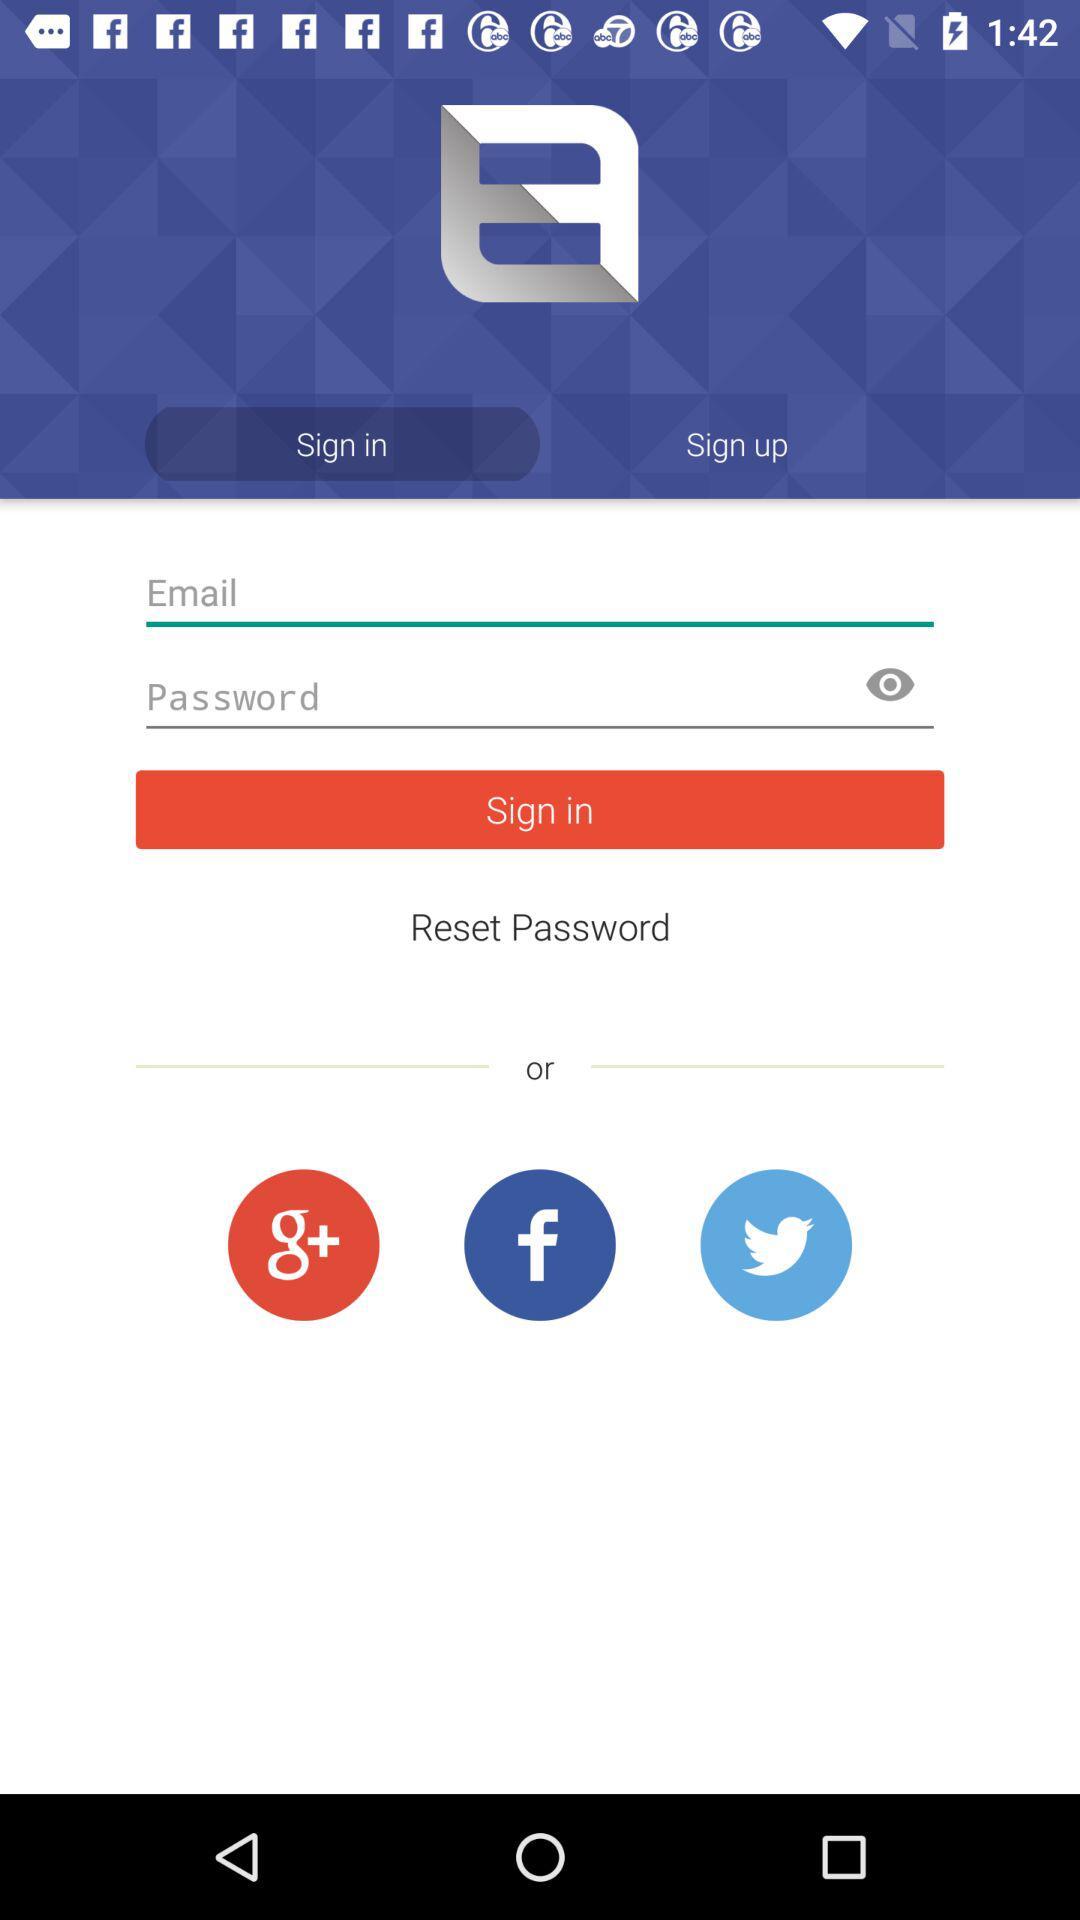 Image resolution: width=1080 pixels, height=1920 pixels. Describe the element at coordinates (540, 925) in the screenshot. I see `reset password below sign in button` at that location.